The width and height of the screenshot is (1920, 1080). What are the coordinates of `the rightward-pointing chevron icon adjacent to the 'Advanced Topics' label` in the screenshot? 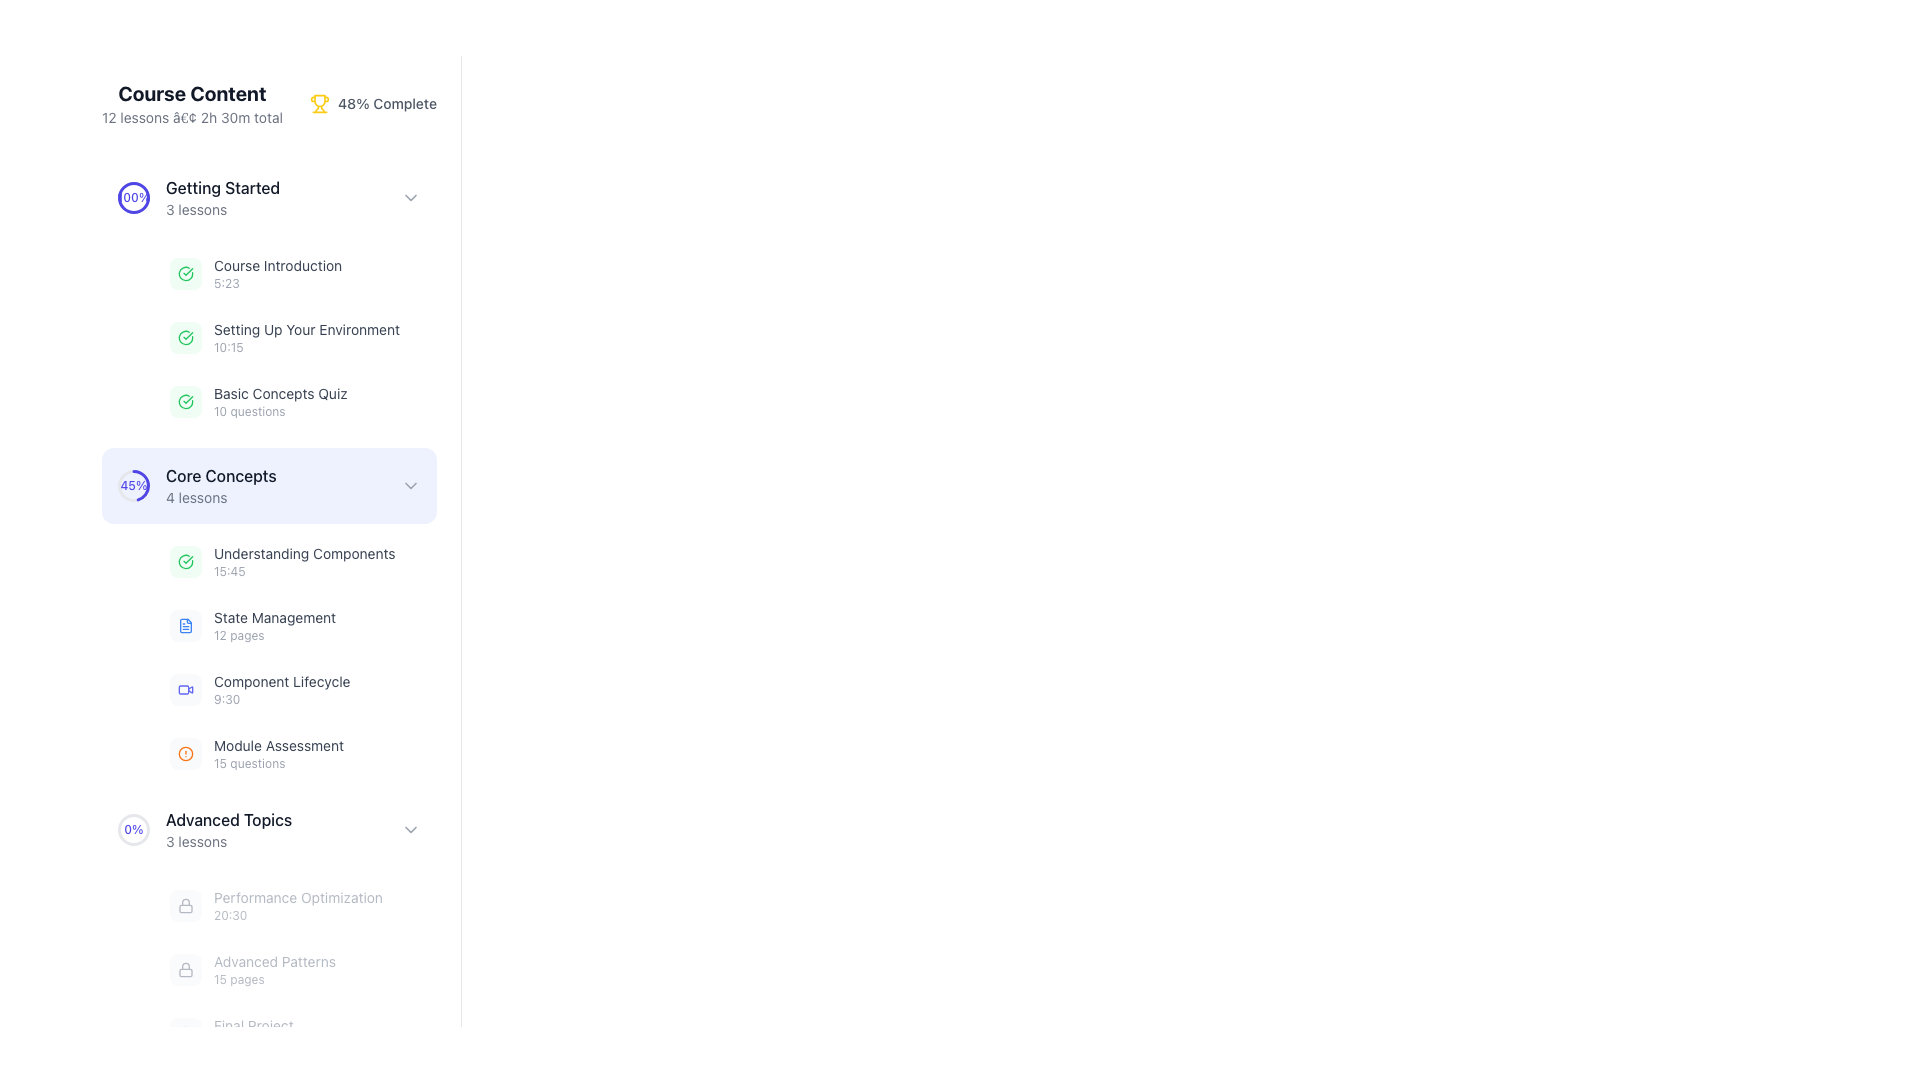 It's located at (410, 829).